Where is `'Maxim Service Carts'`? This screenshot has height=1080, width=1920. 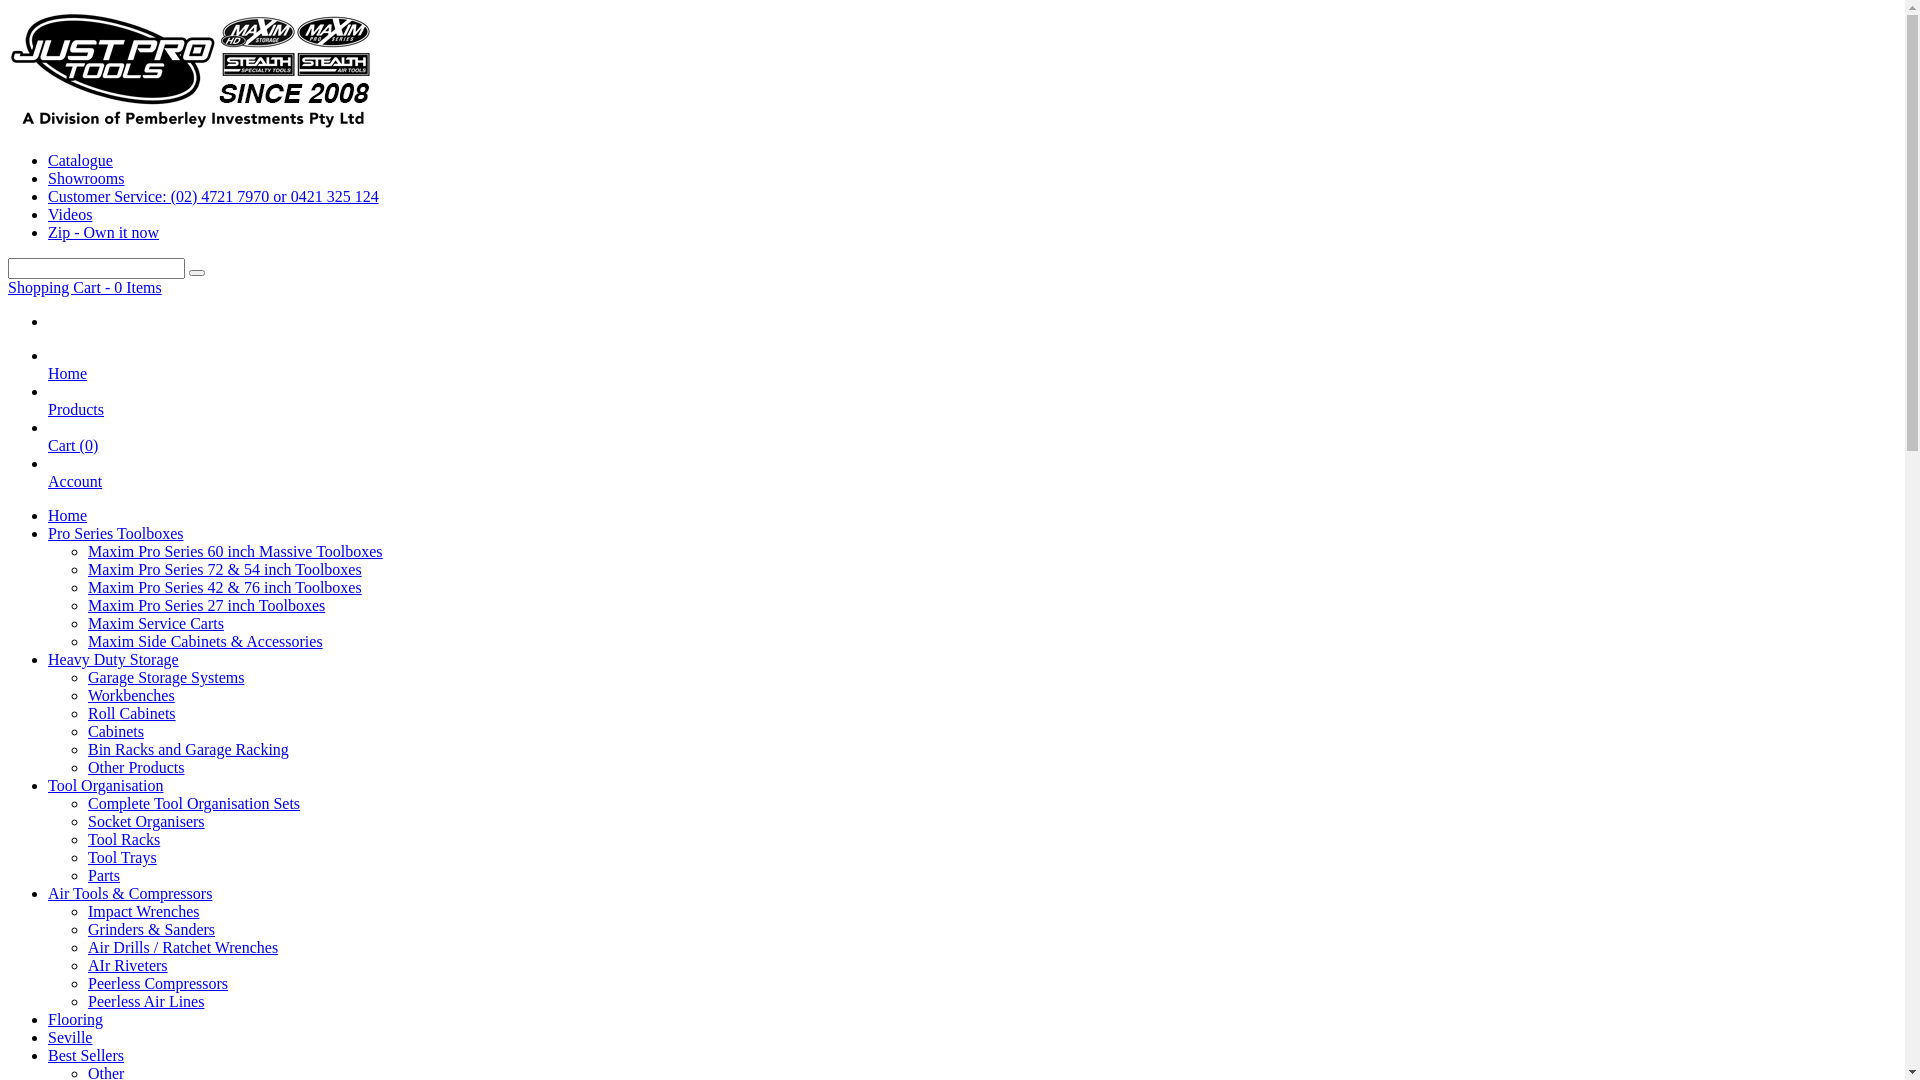
'Maxim Service Carts' is located at coordinates (155, 622).